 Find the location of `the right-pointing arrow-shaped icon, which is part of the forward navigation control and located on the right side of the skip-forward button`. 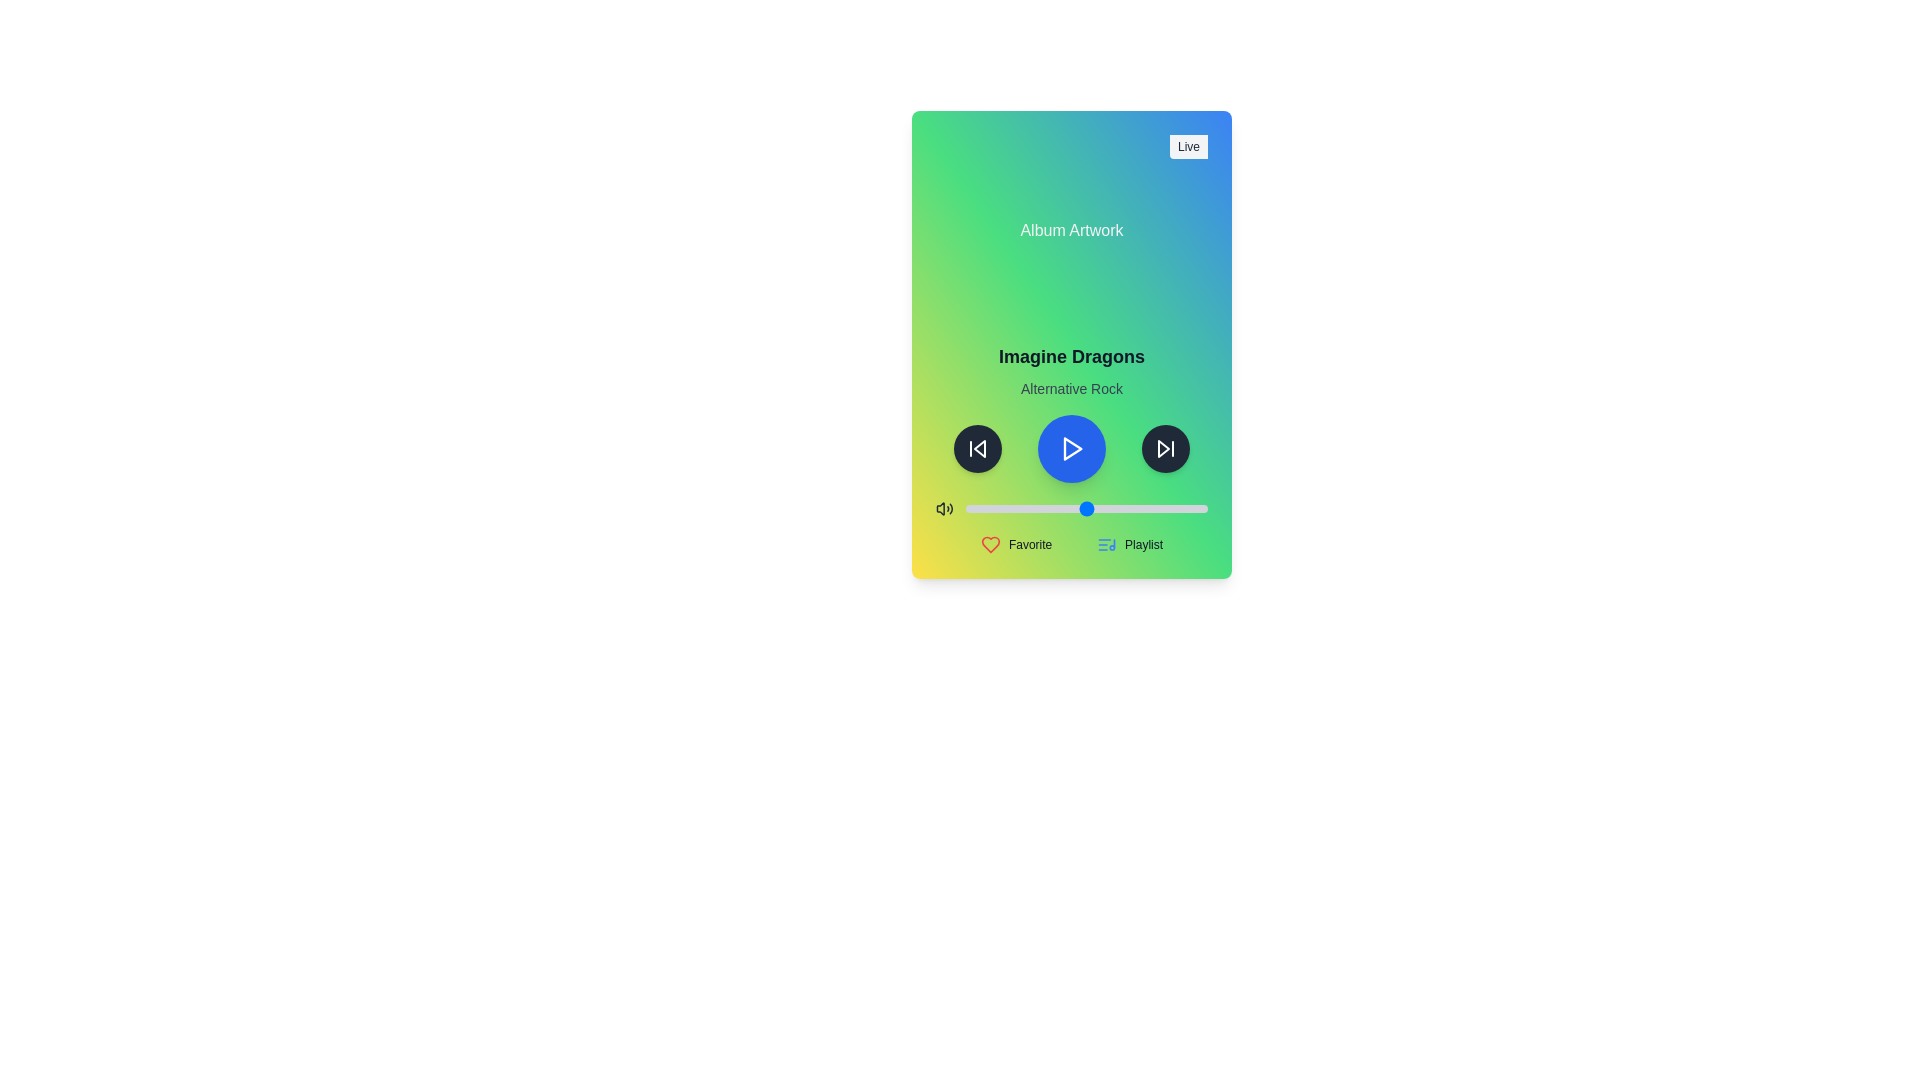

the right-pointing arrow-shaped icon, which is part of the forward navigation control and located on the right side of the skip-forward button is located at coordinates (1163, 447).